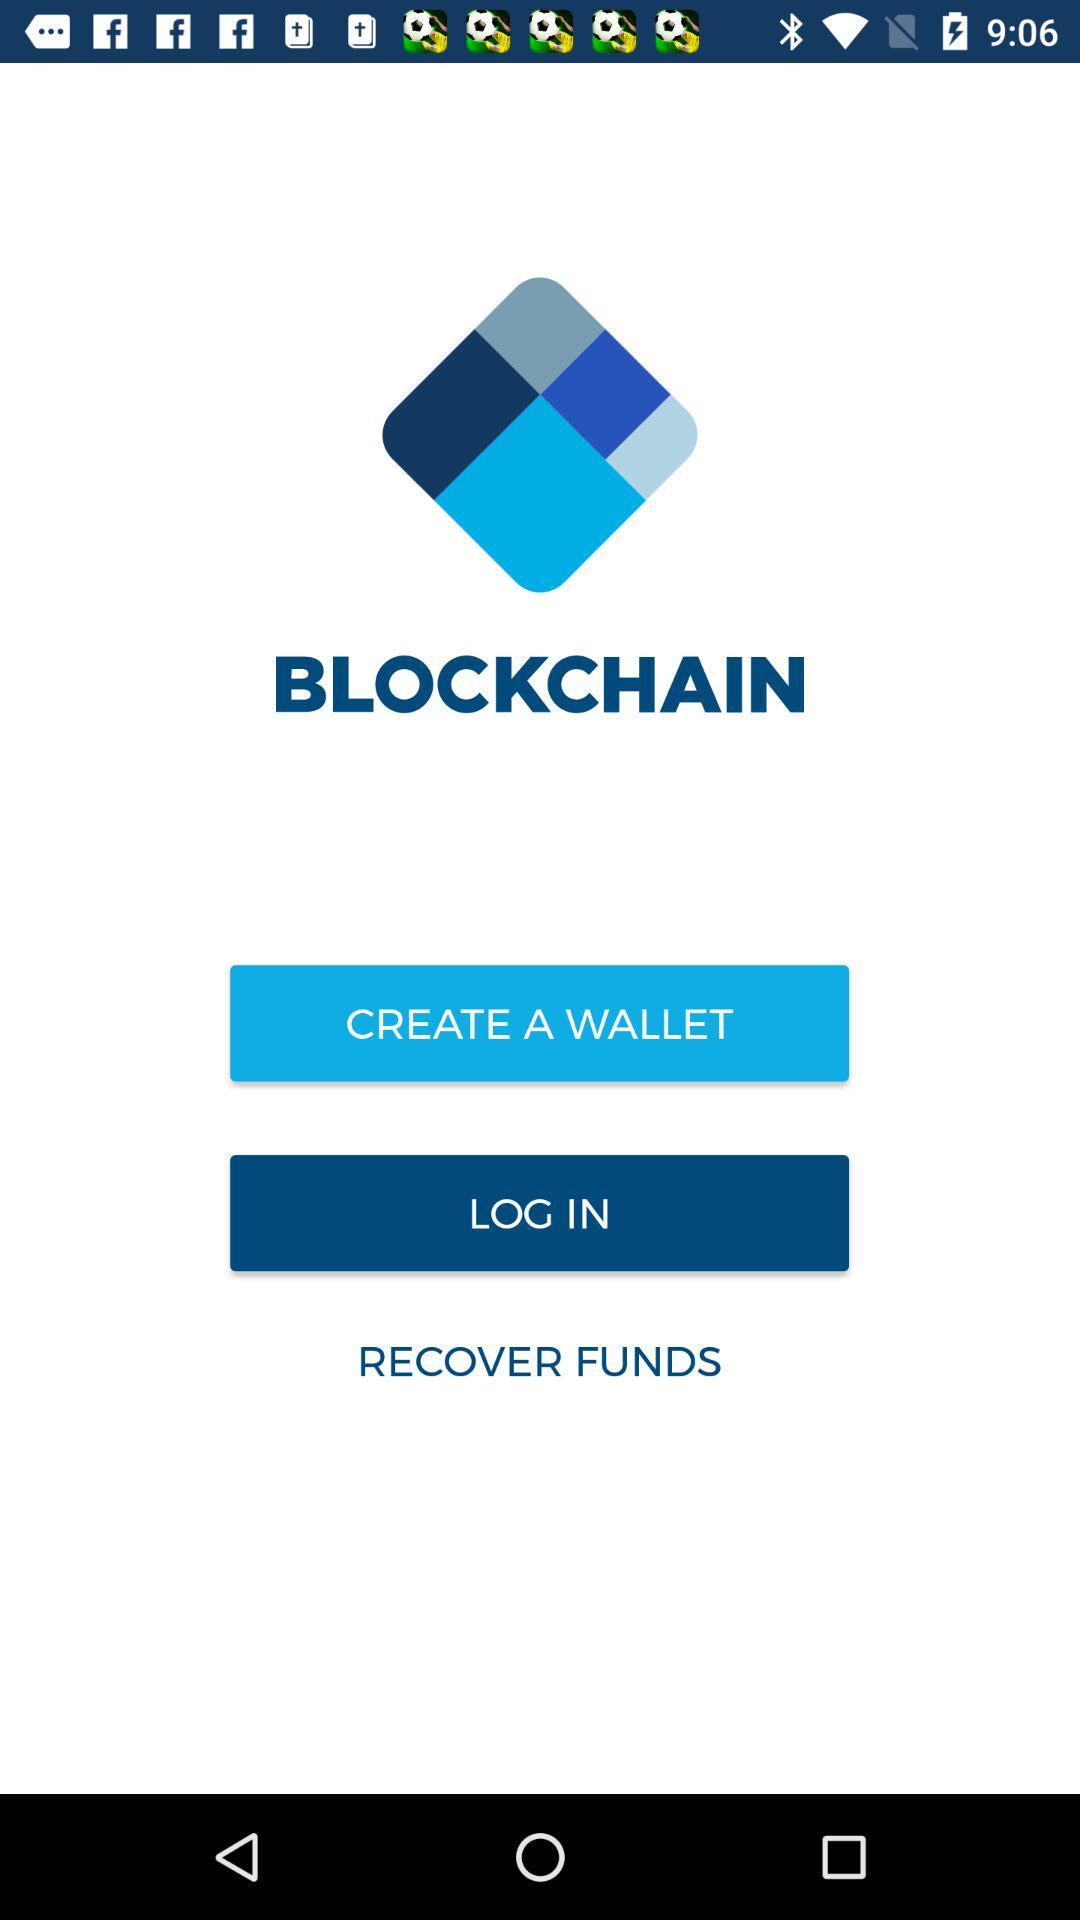 Image resolution: width=1080 pixels, height=1920 pixels. What do you see at coordinates (538, 1360) in the screenshot?
I see `item below log in` at bounding box center [538, 1360].